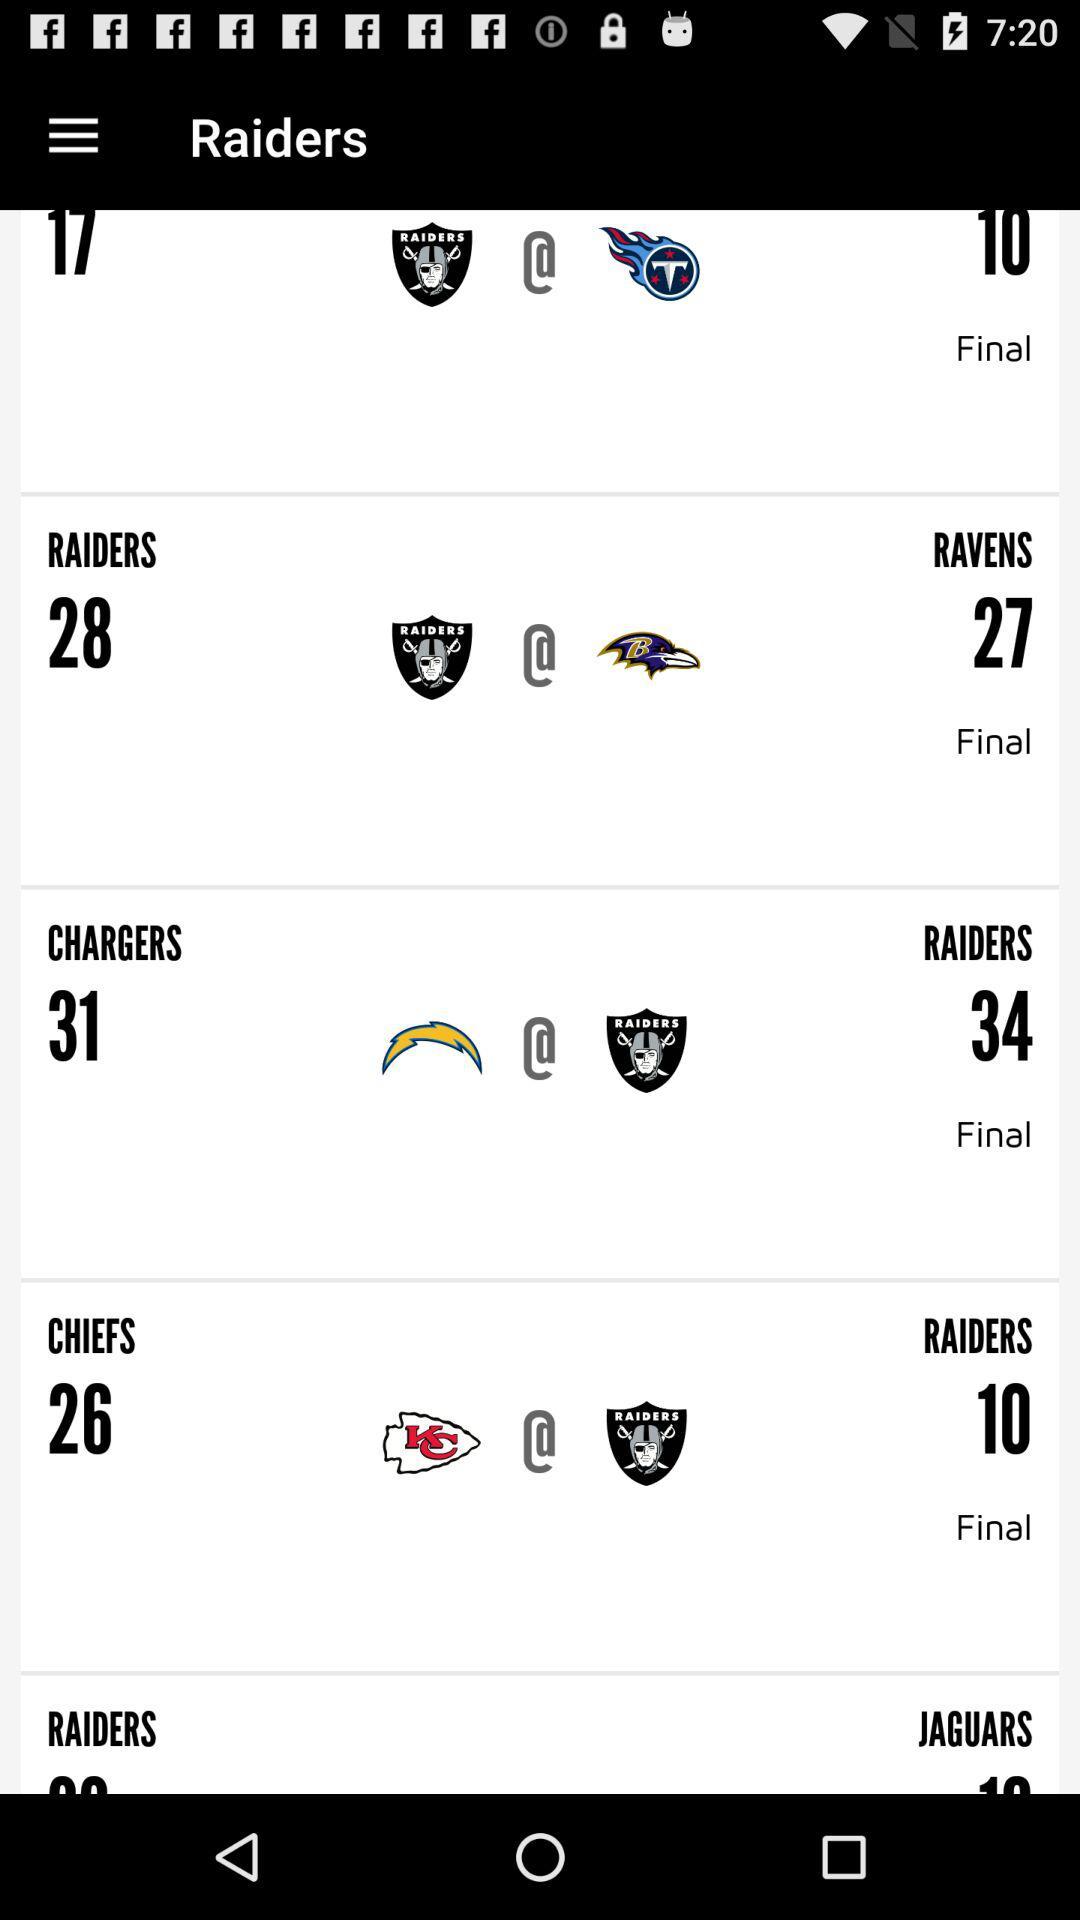 The height and width of the screenshot is (1920, 1080). I want to click on item below the raiders, so click(538, 1790).